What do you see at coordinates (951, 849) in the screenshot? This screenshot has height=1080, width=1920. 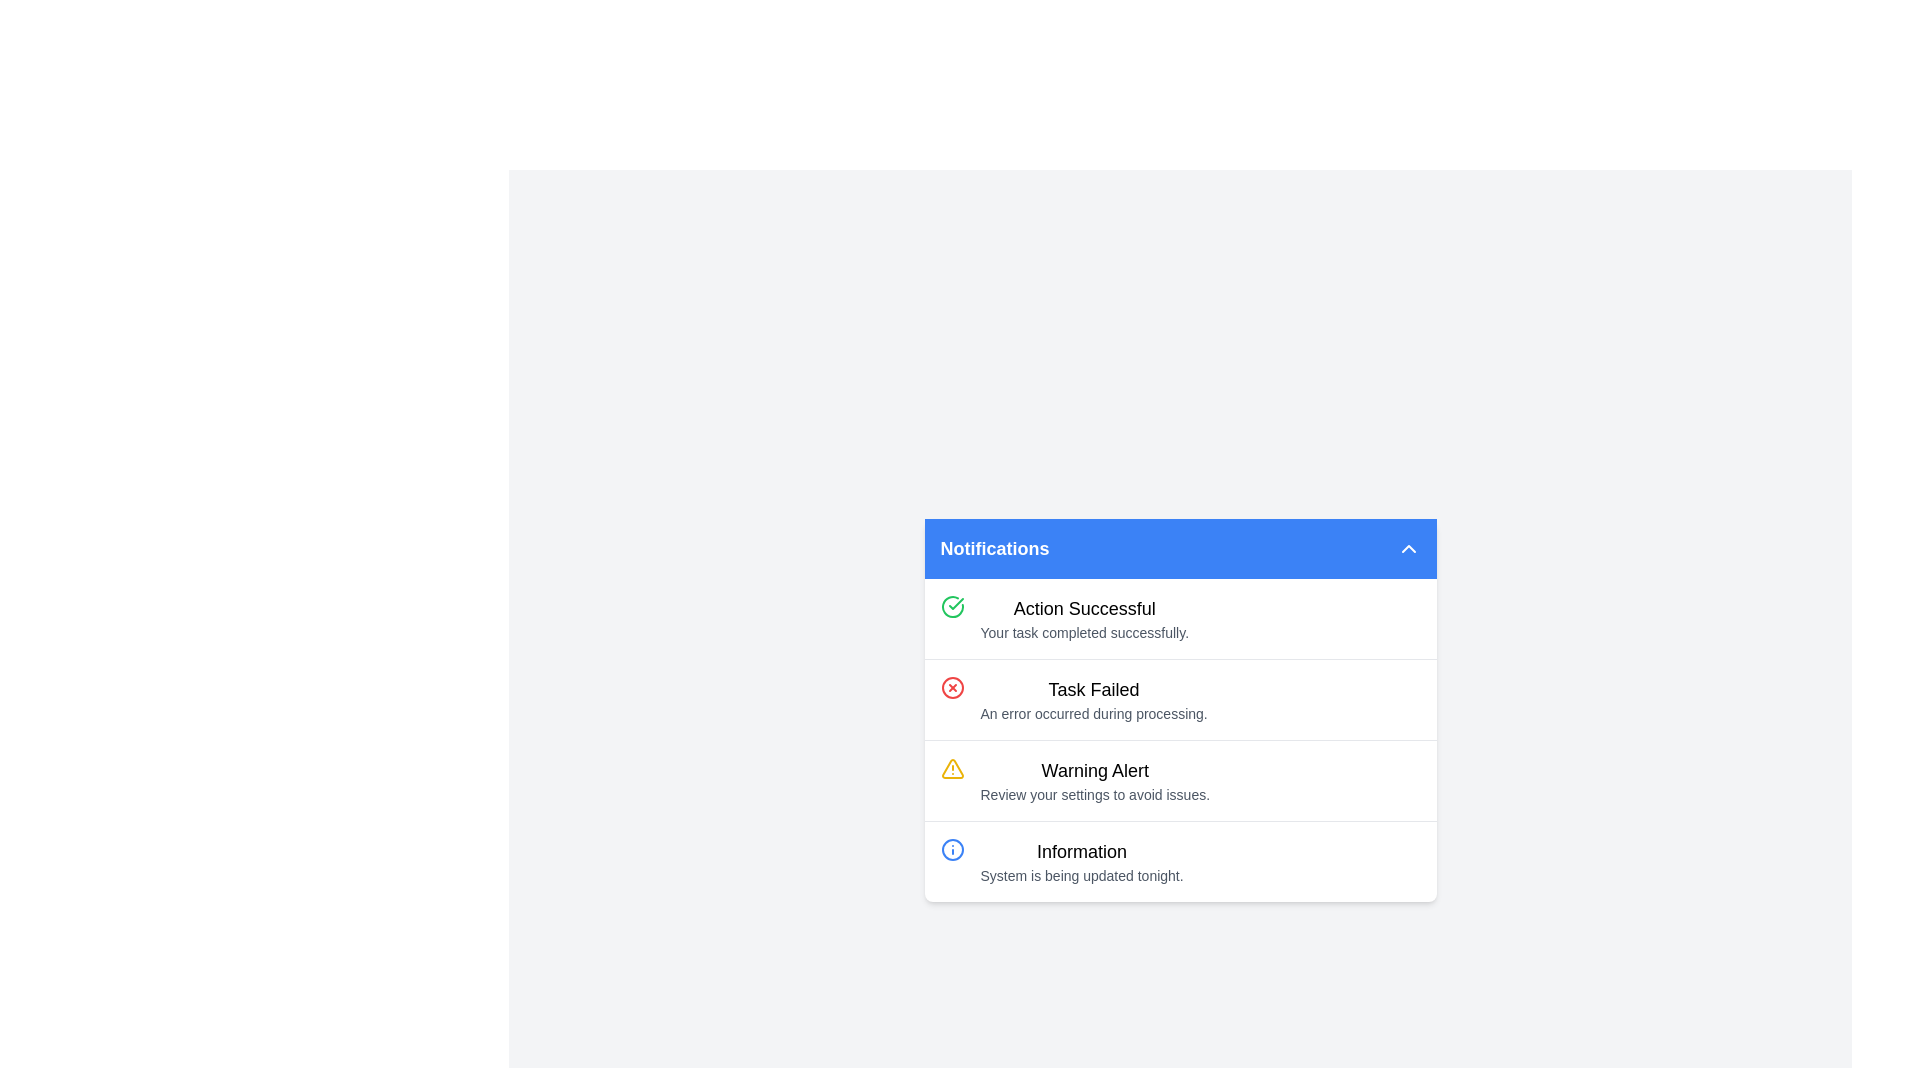 I see `the circular 'info' icon with a blue outline located to the left of the 'Information' text in the notification list` at bounding box center [951, 849].